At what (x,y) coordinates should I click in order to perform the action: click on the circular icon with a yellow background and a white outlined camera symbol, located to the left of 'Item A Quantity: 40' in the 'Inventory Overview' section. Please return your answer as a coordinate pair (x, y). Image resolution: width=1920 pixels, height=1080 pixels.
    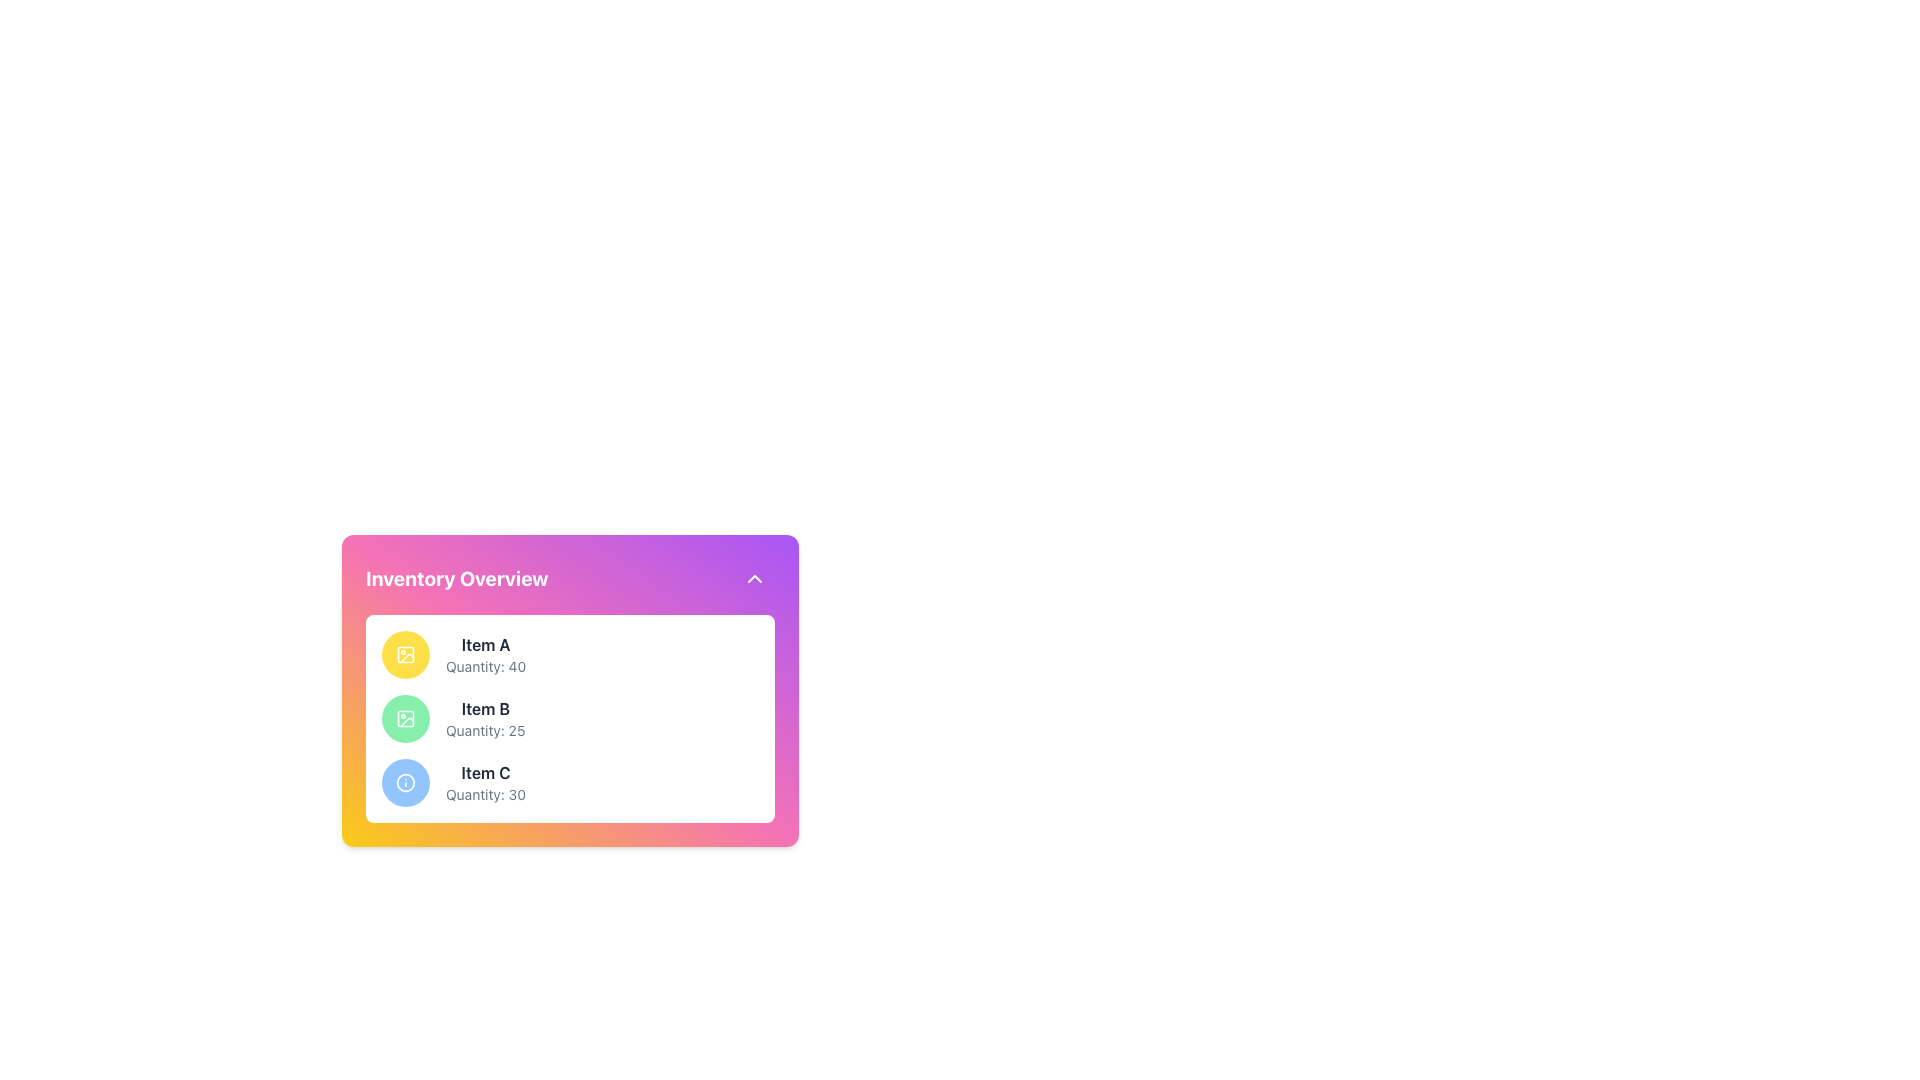
    Looking at the image, I should click on (405, 655).